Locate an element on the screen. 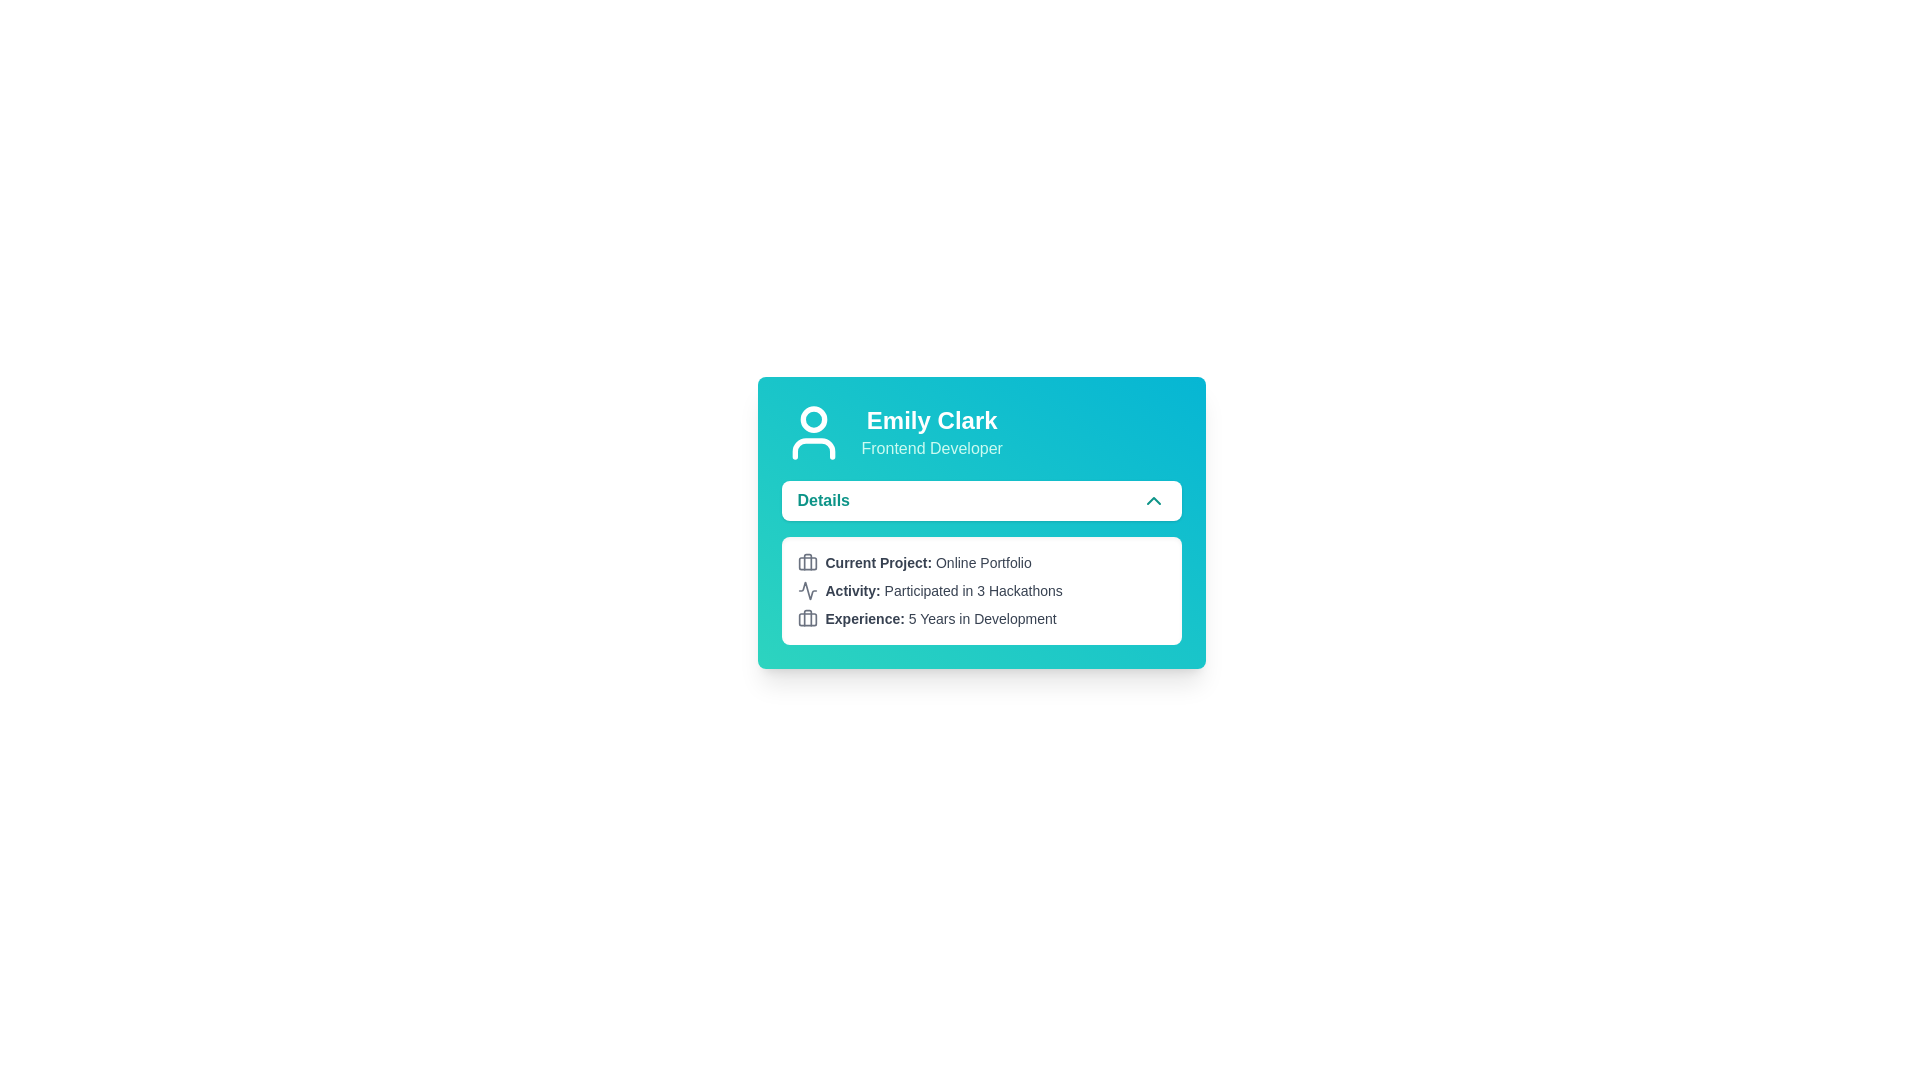 This screenshot has height=1080, width=1920. the text label reading 'Experience:' which is part of a larger text indicating years of experience in development is located at coordinates (865, 617).